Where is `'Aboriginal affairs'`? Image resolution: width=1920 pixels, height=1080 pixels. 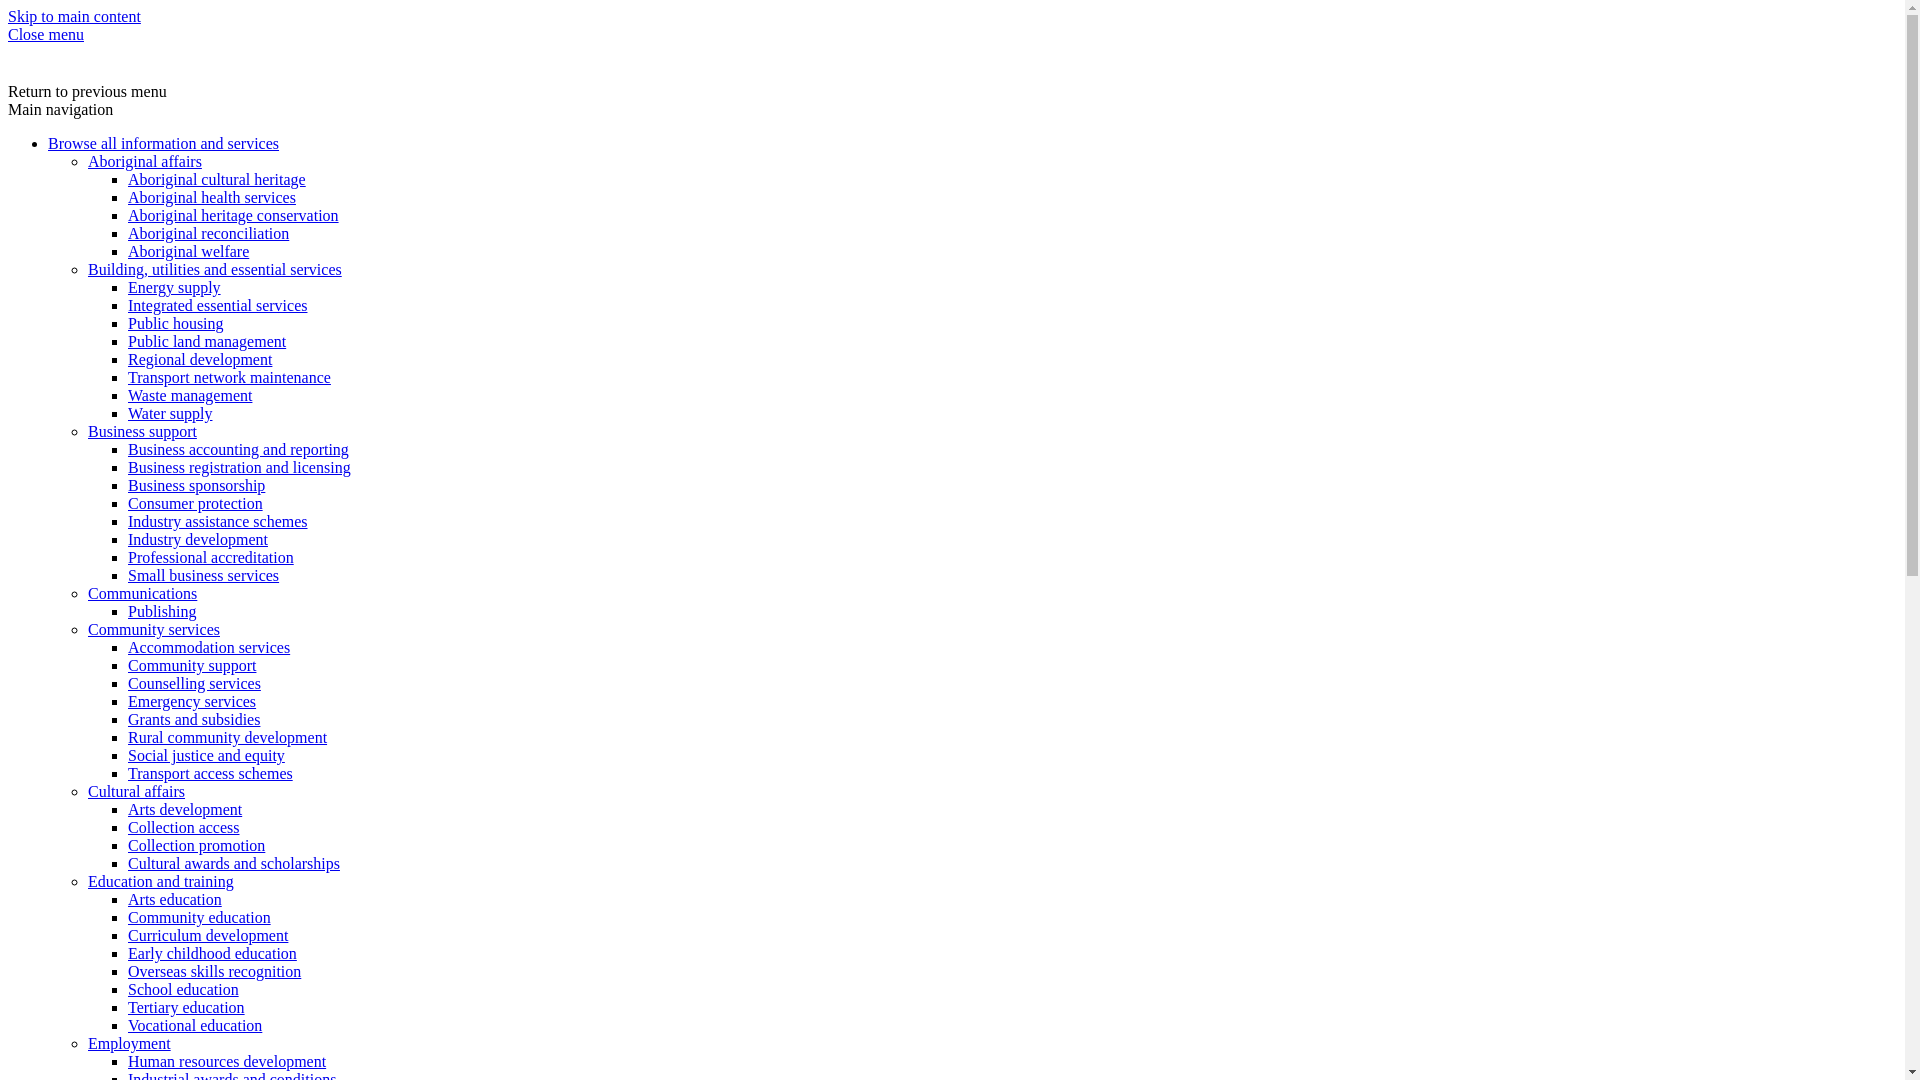 'Aboriginal affairs' is located at coordinates (143, 160).